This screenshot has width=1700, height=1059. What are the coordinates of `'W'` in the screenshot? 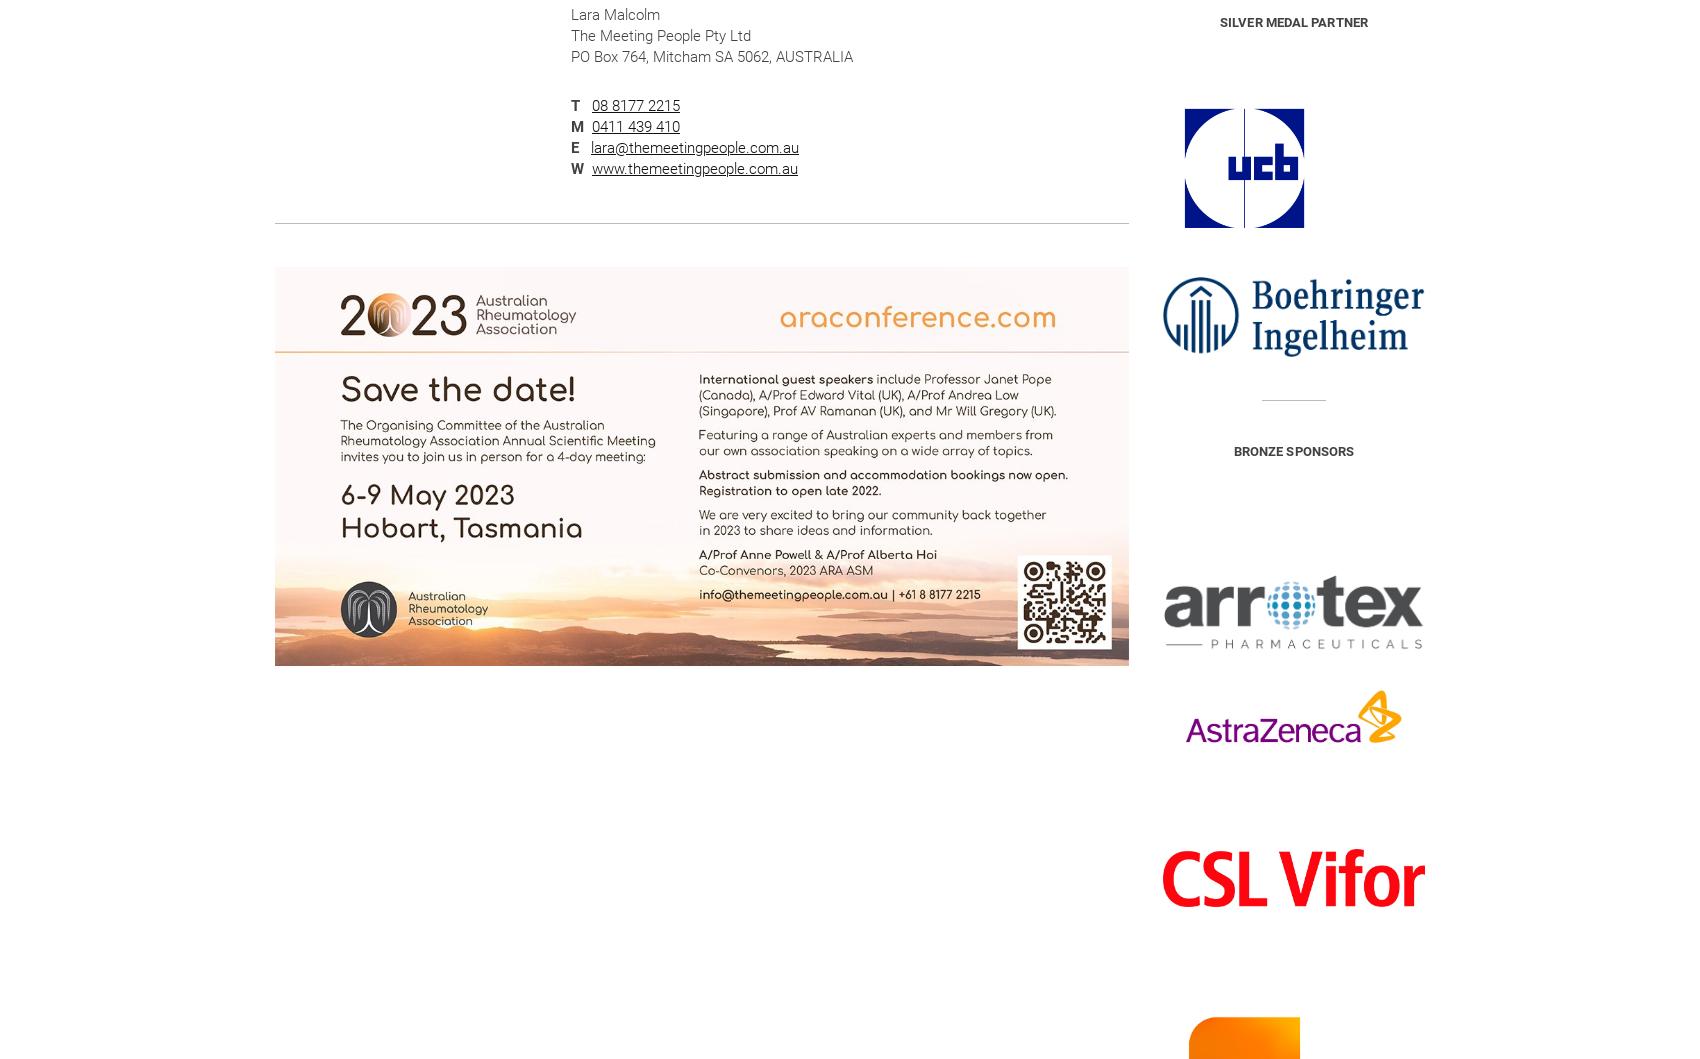 It's located at (575, 168).